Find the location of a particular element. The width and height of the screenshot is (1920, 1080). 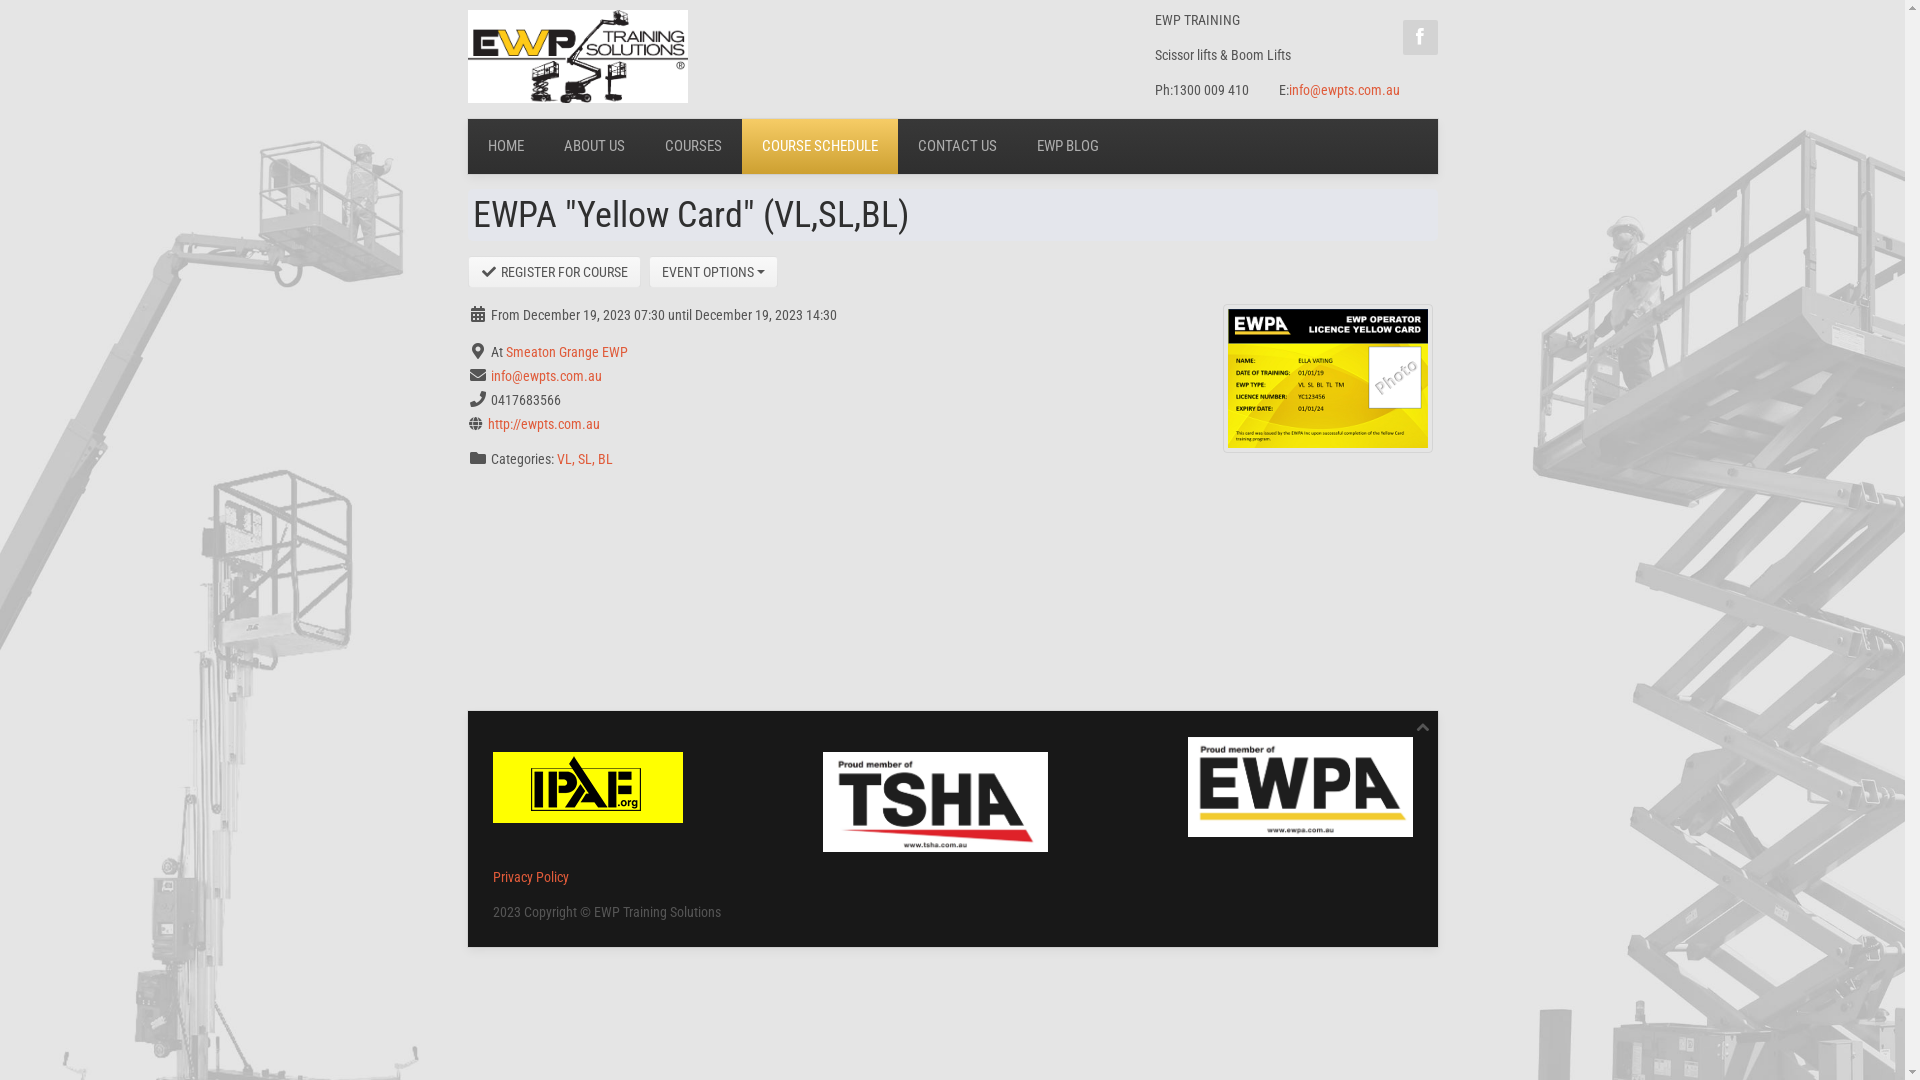

'CONTACT US' is located at coordinates (956, 145).